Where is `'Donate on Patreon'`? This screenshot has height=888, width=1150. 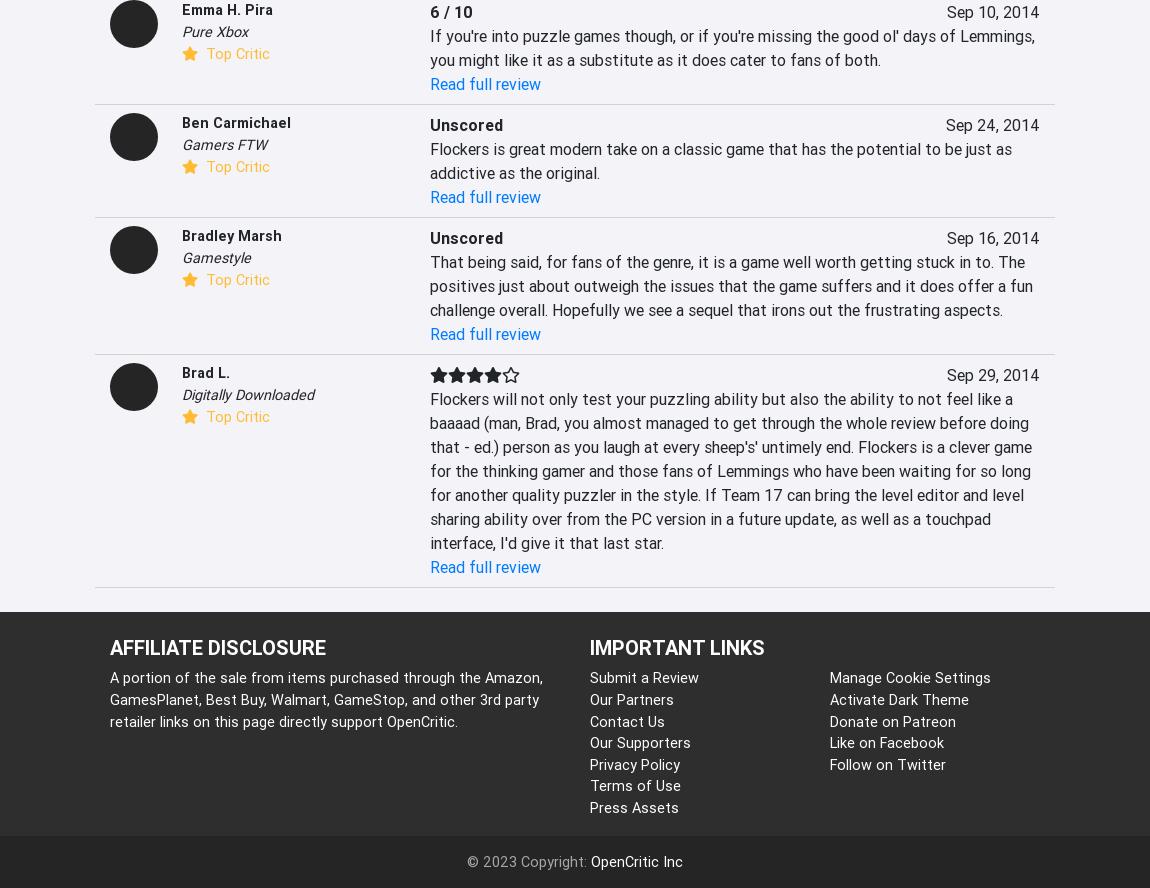 'Donate on Patreon' is located at coordinates (892, 720).